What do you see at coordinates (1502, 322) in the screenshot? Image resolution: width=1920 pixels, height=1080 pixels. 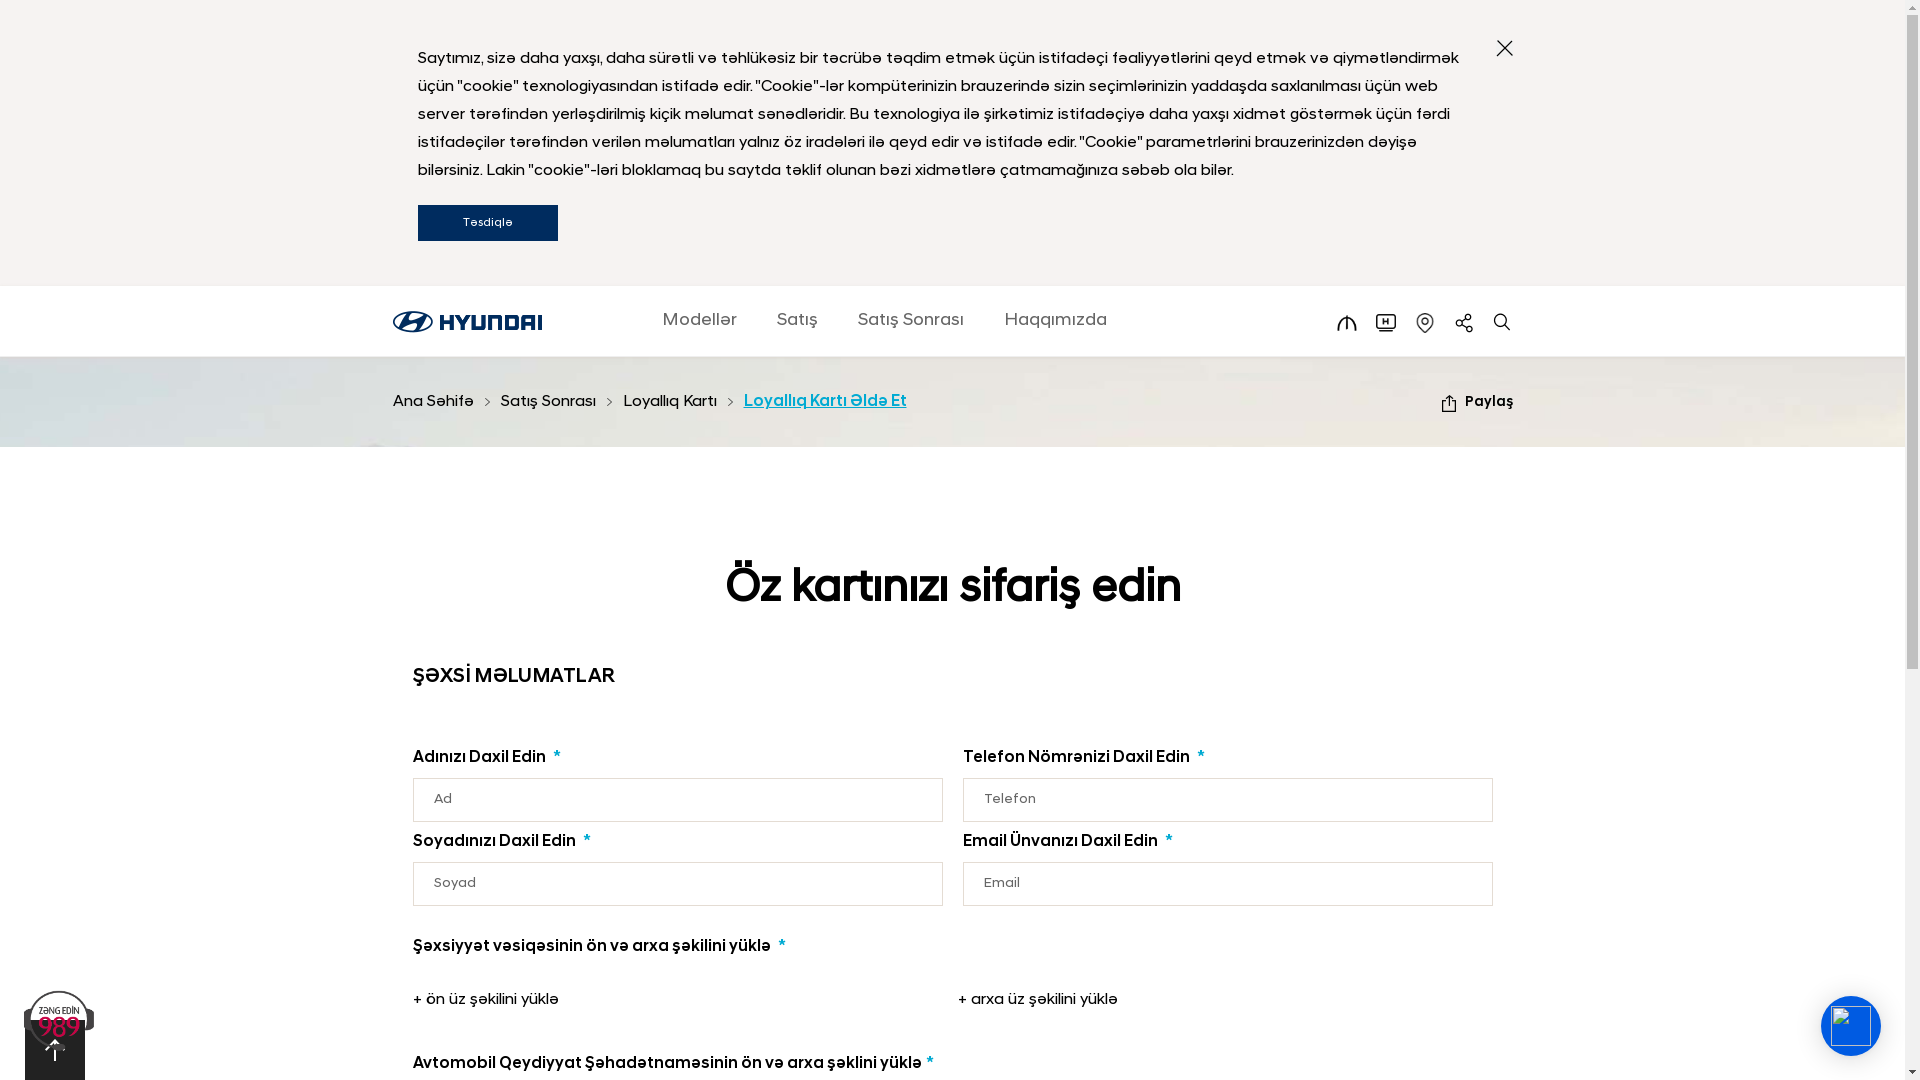 I see `'Axtar'` at bounding box center [1502, 322].